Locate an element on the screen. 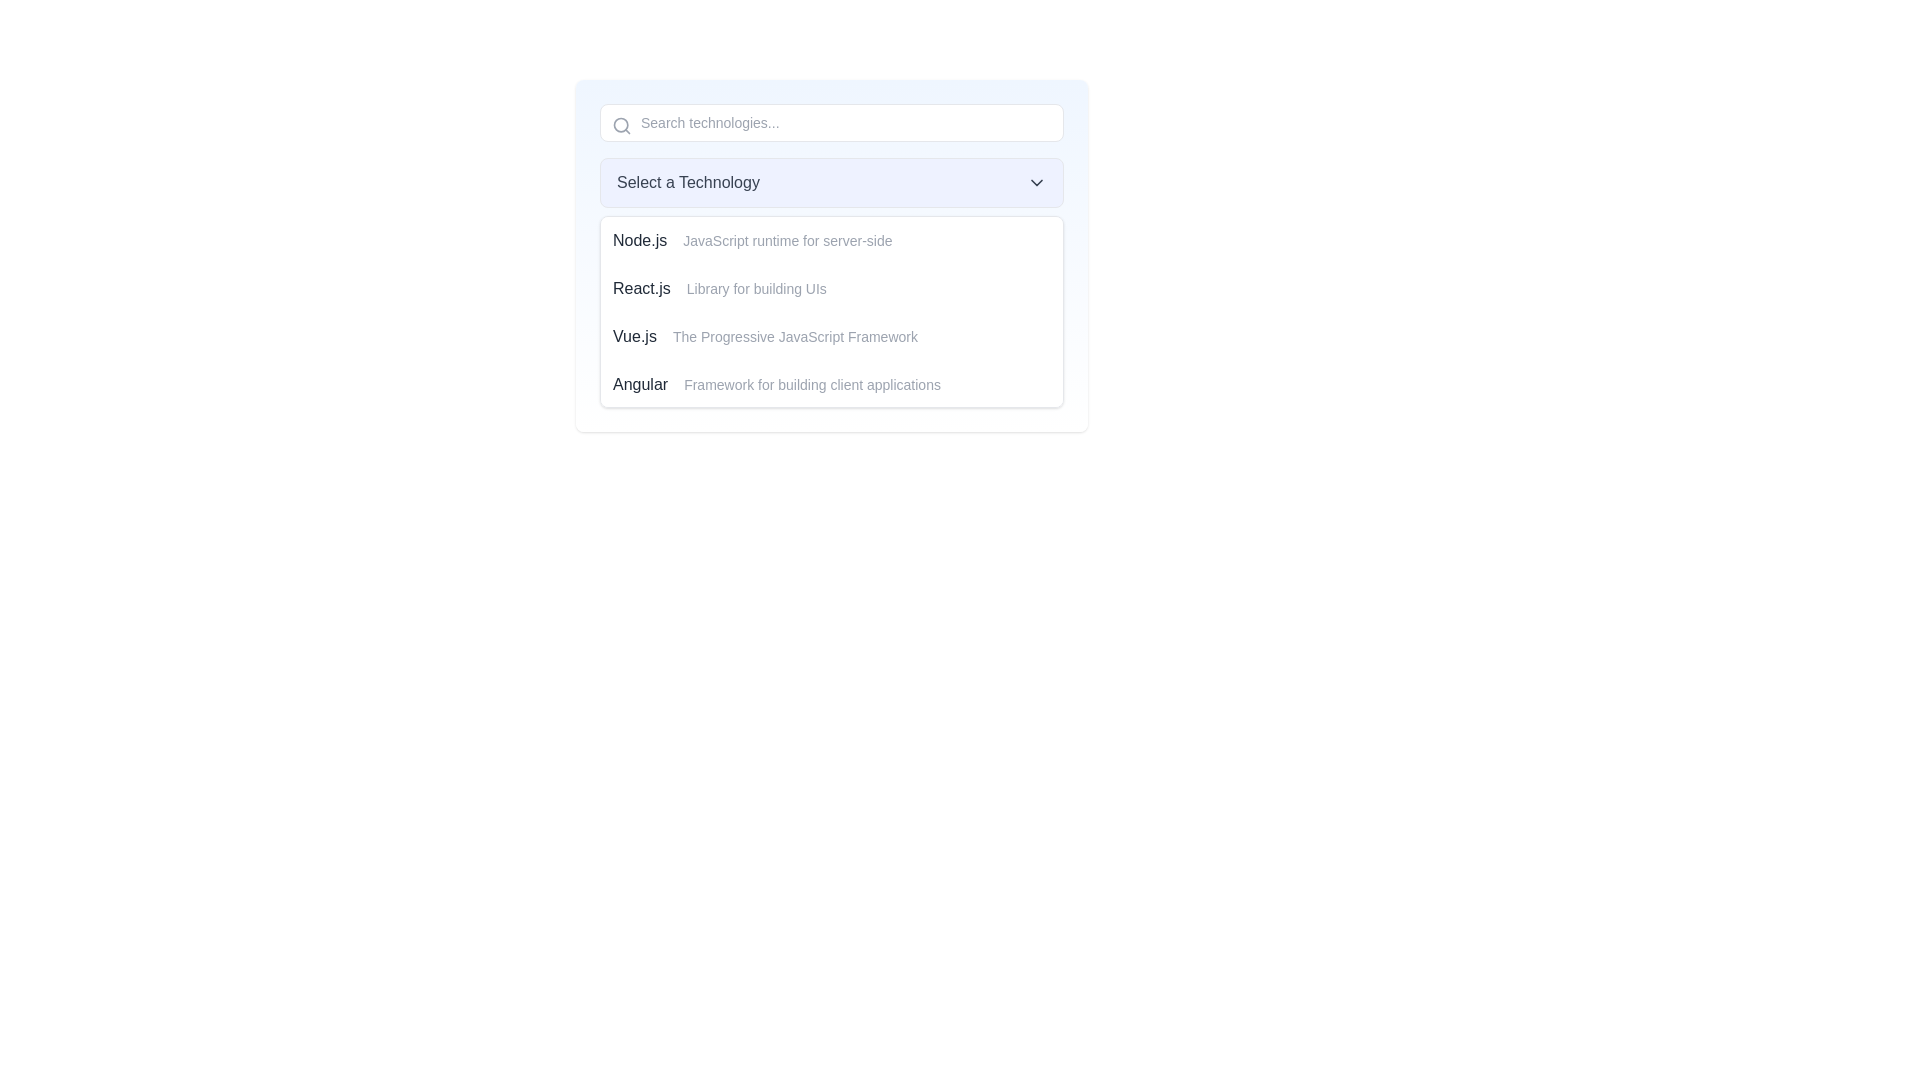 The height and width of the screenshot is (1080, 1920). the descriptive text label styled in gray that reads 'The Progressive JavaScript Framework', positioned to the right of the bold 'Vue.js' heading is located at coordinates (794, 335).